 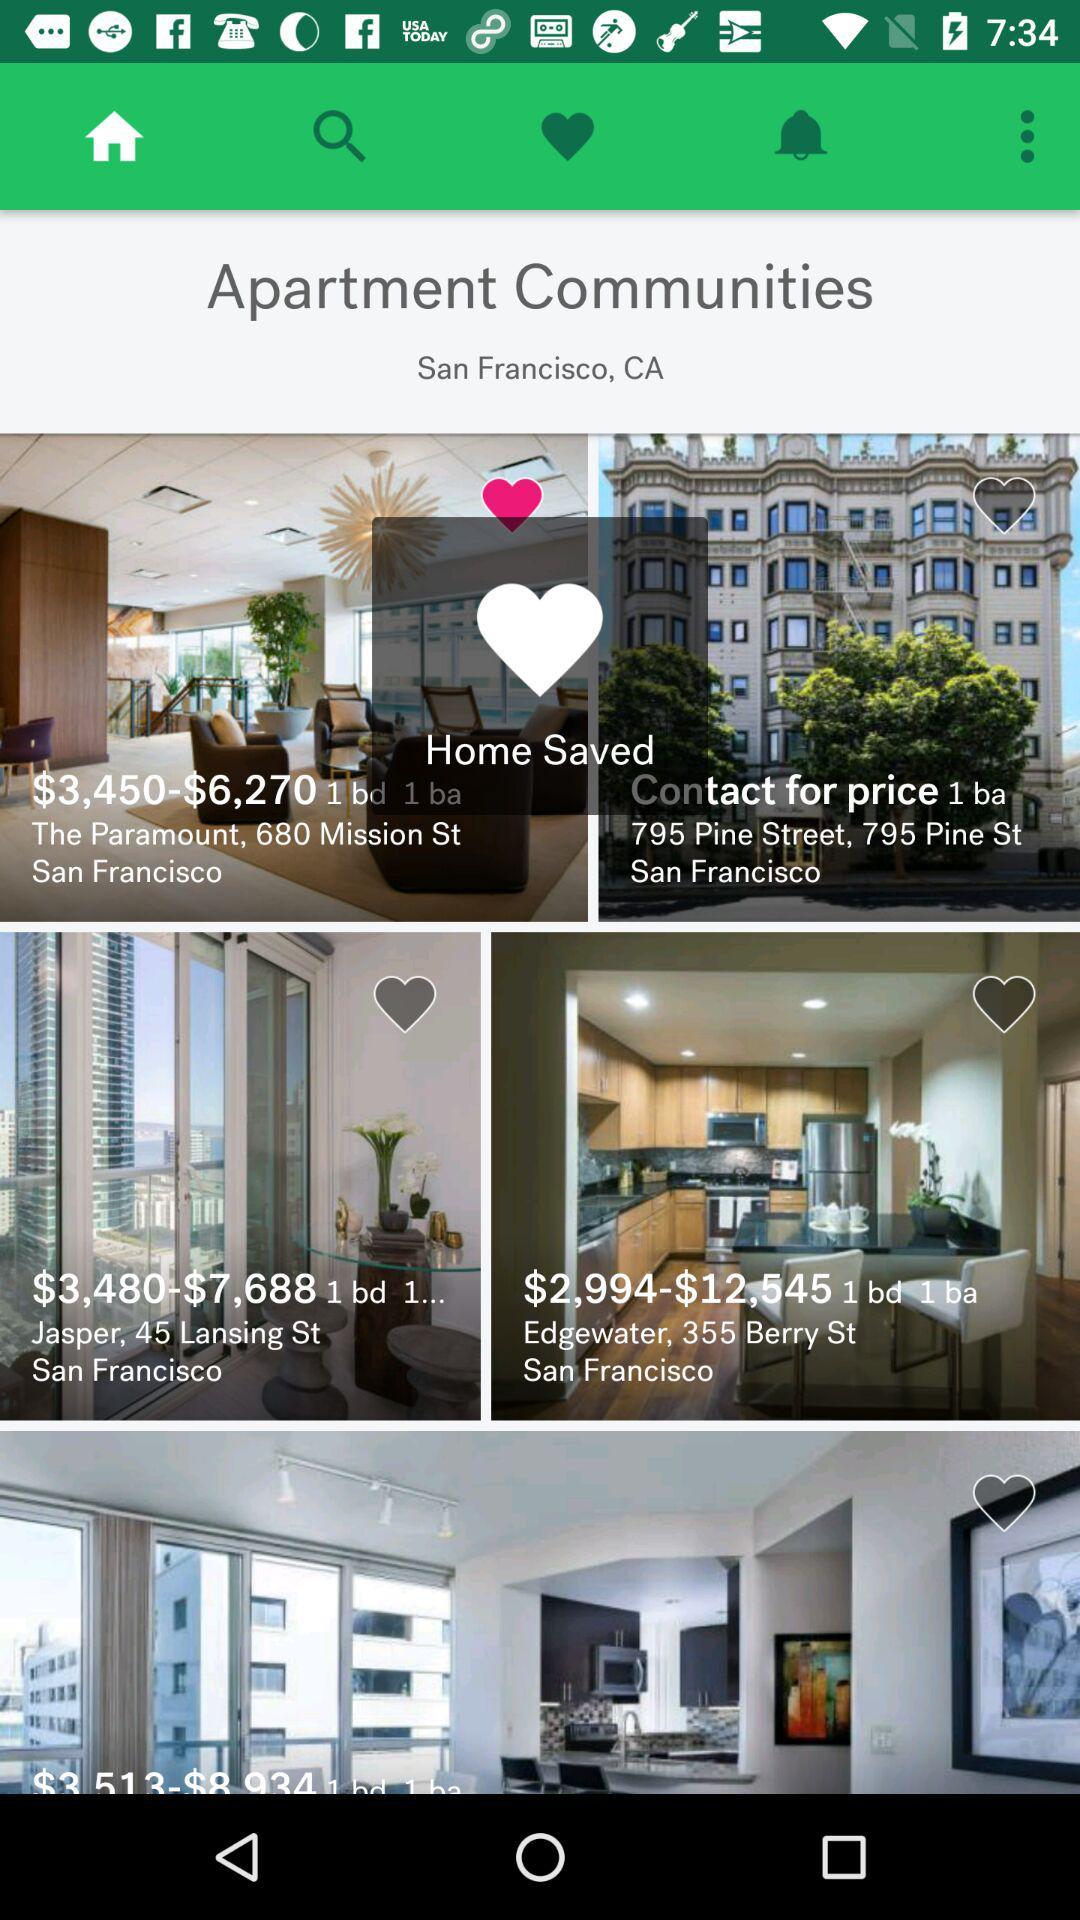 What do you see at coordinates (338, 135) in the screenshot?
I see `search button for apartments` at bounding box center [338, 135].